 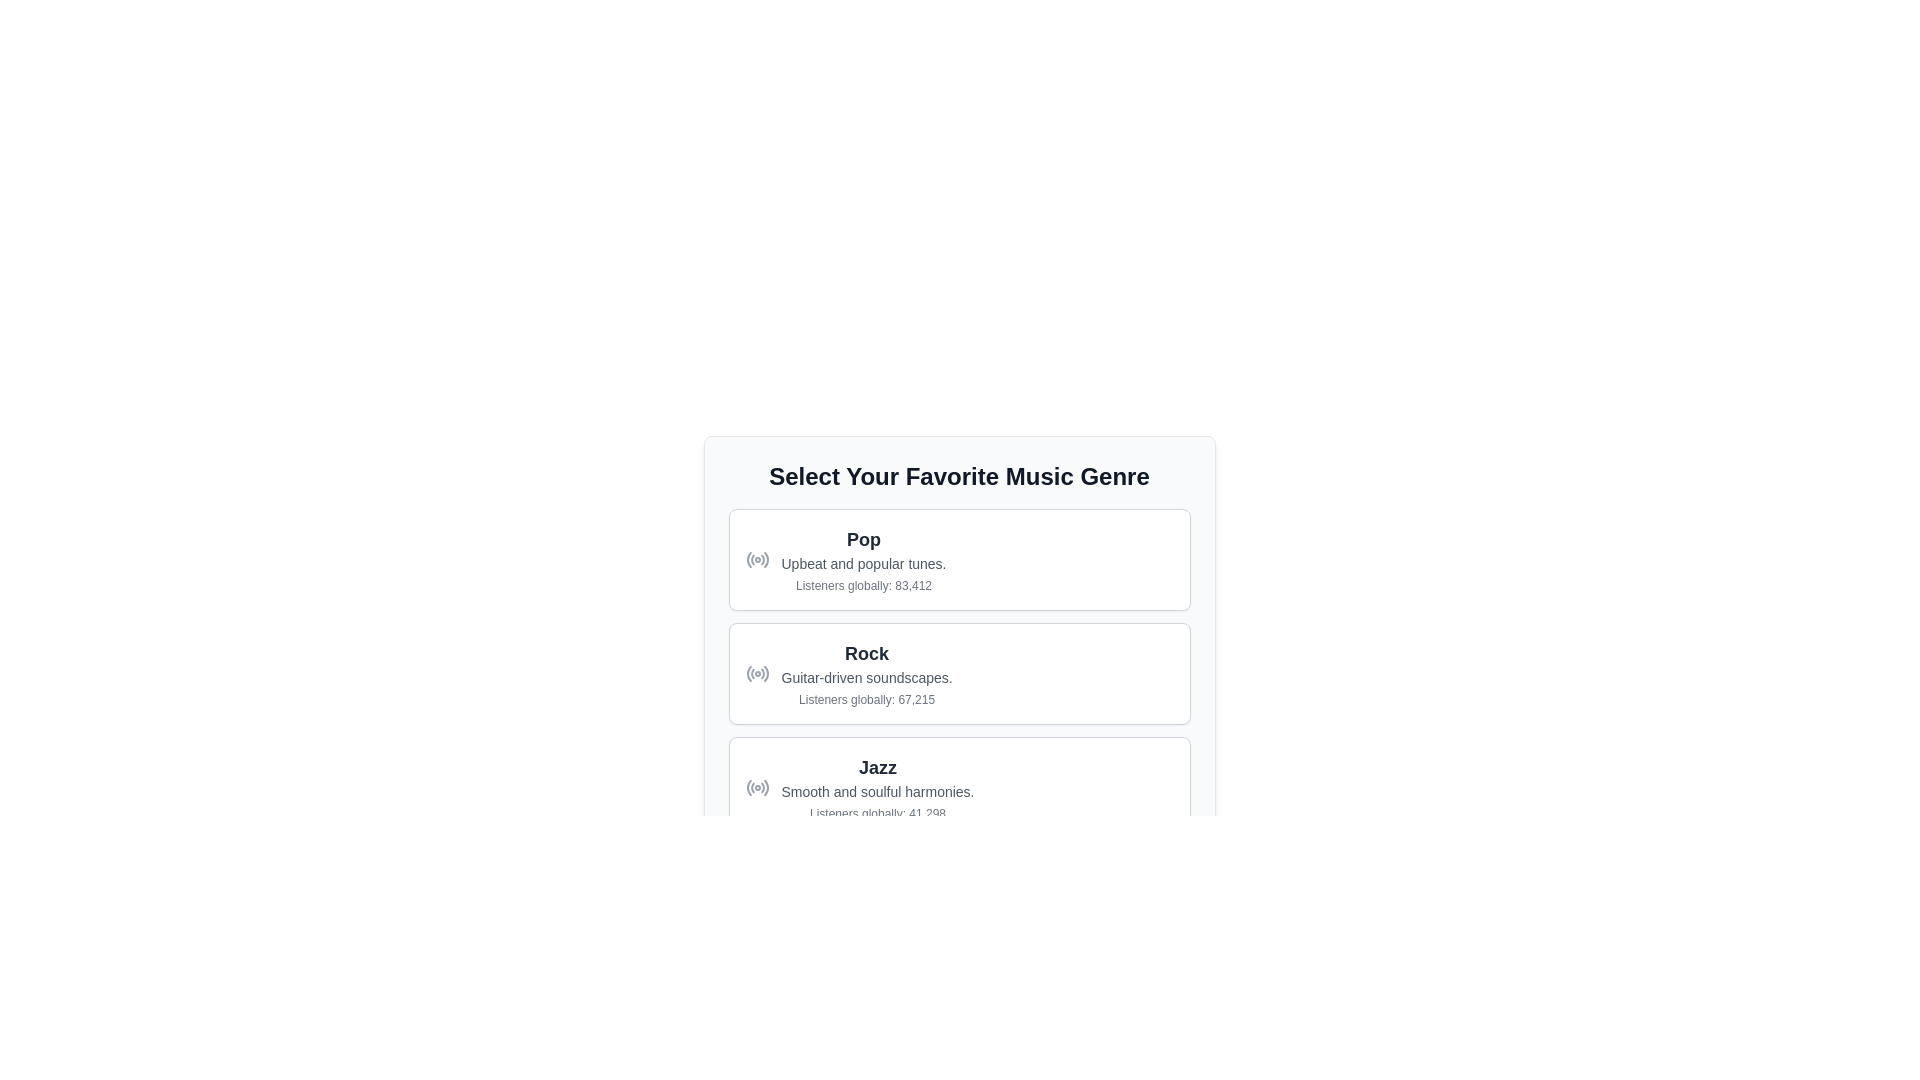 I want to click on the text label indicating the music genre 'Pop', which is positioned at the uppermost part of the card, so click(x=864, y=540).